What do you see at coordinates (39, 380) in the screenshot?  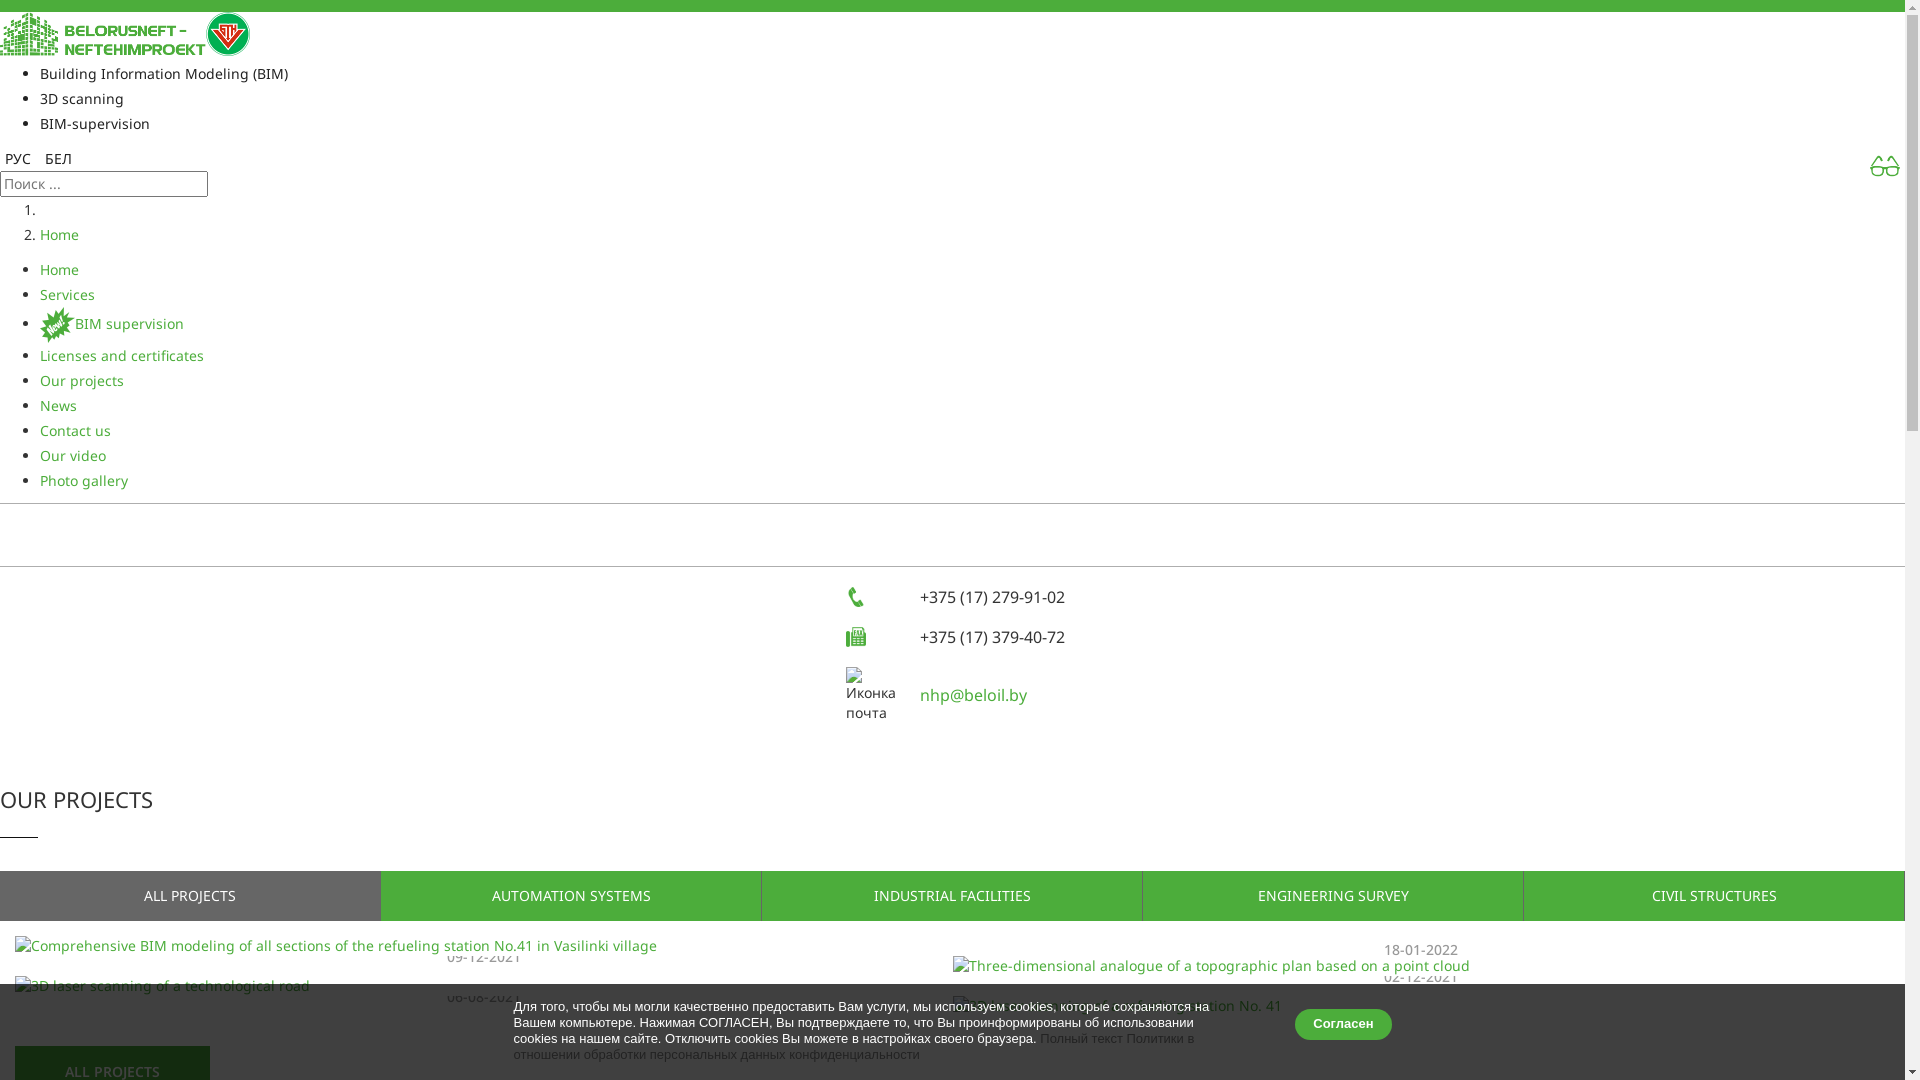 I see `'Our projects'` at bounding box center [39, 380].